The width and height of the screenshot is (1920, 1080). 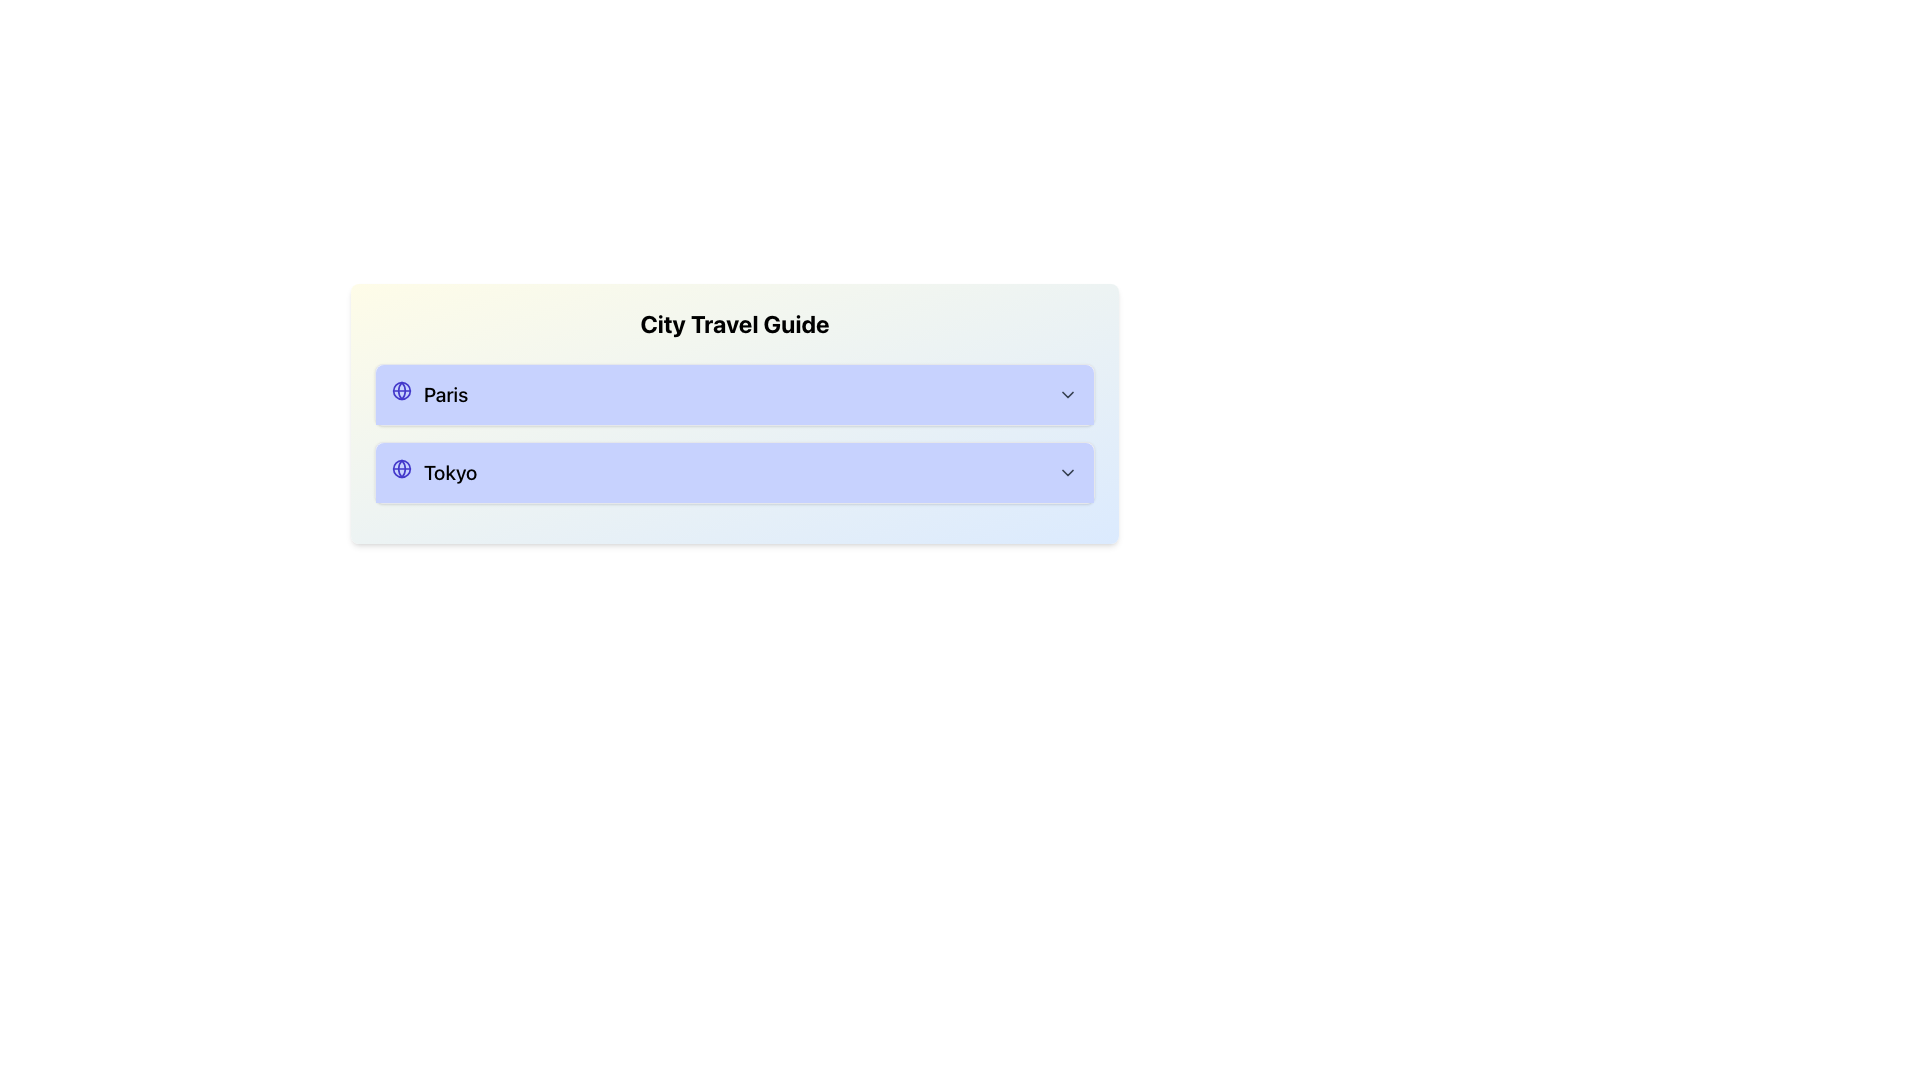 I want to click on the circular component inside the outline-styled globe icon preceding the text 'Tokyo', so click(x=401, y=390).